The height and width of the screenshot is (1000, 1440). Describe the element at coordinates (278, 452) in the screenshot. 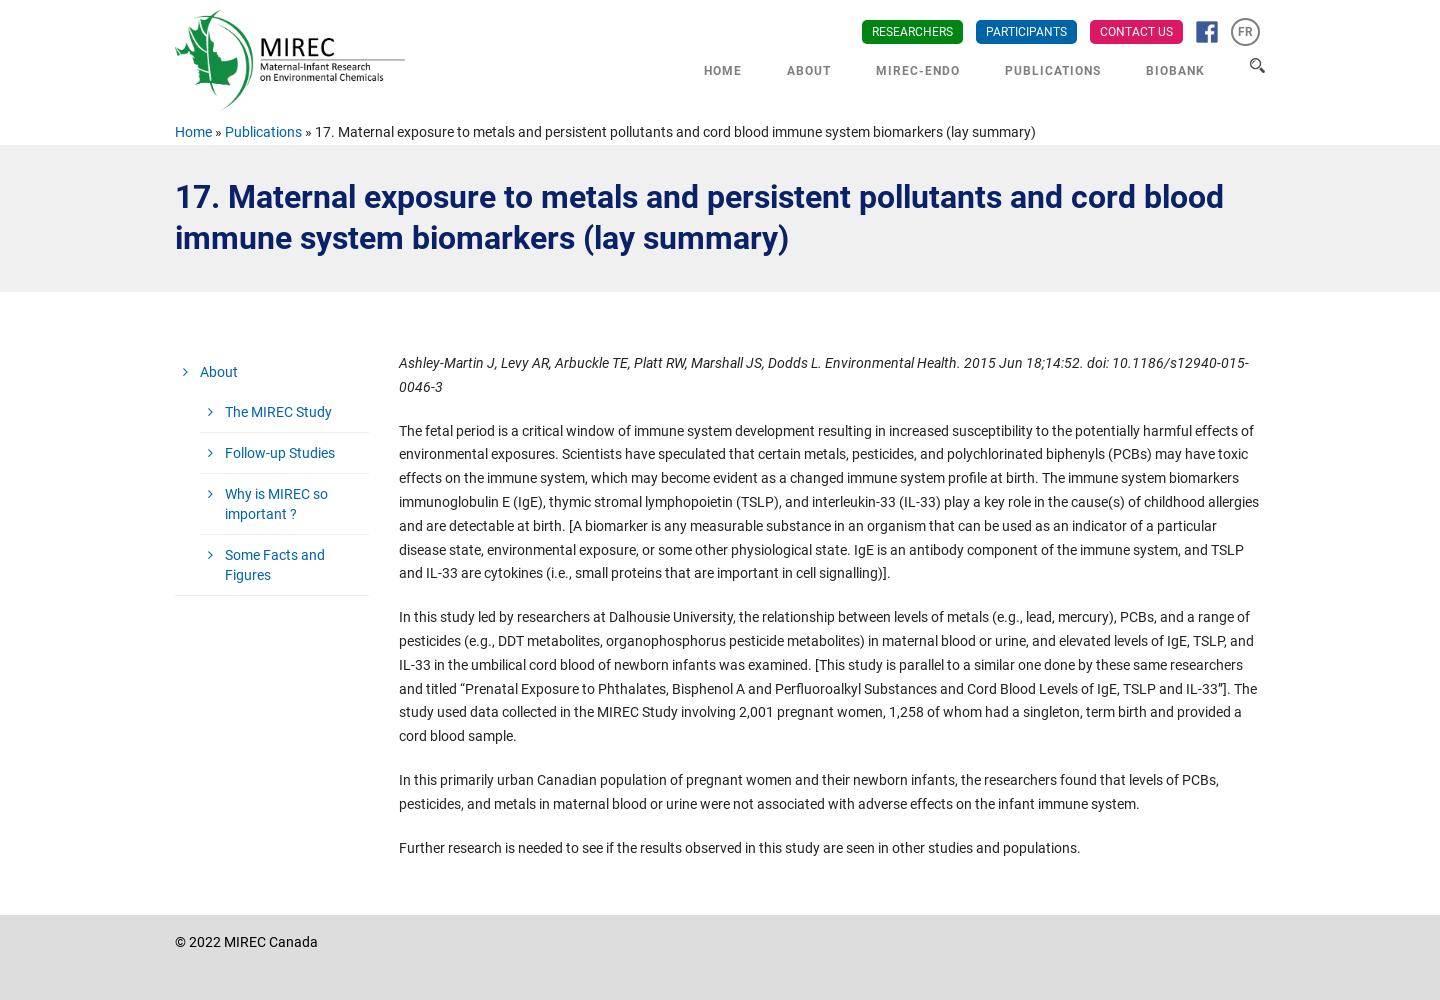

I see `'Follow-up Studies'` at that location.